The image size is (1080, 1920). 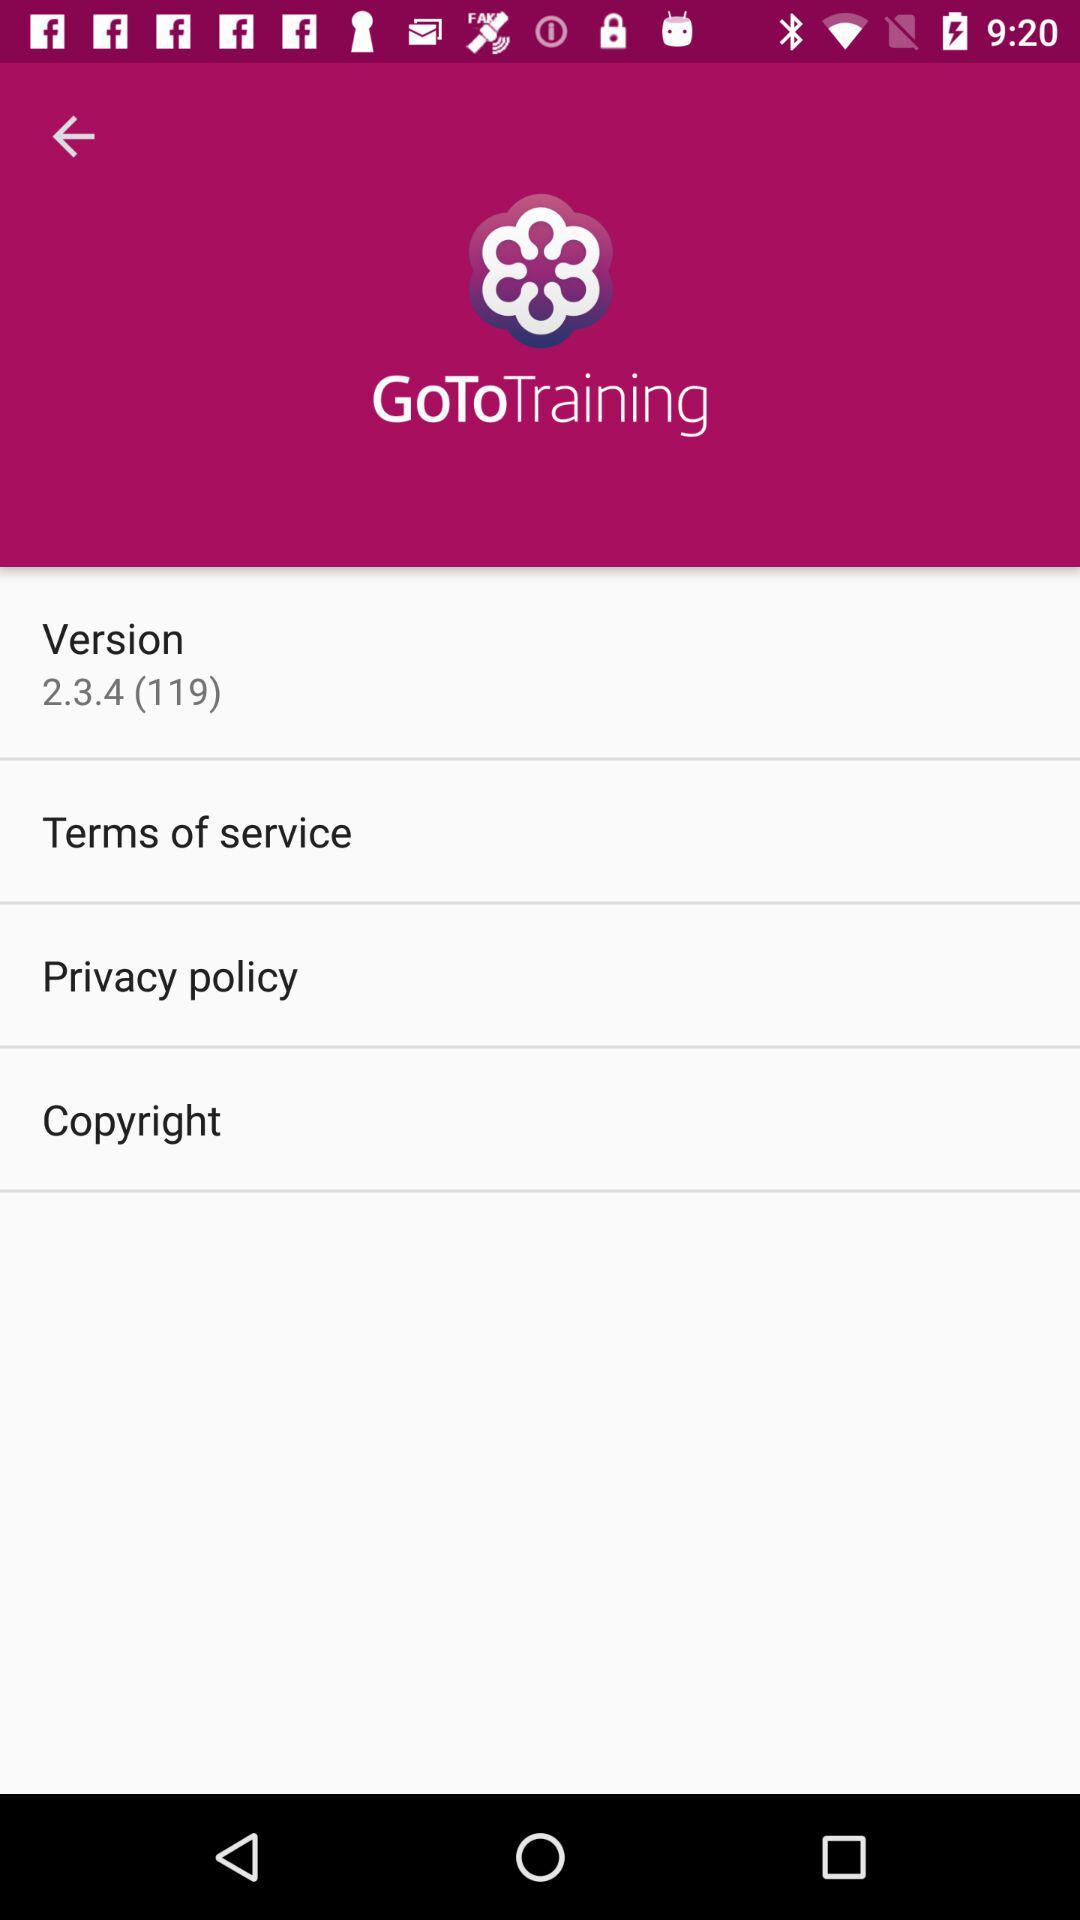 I want to click on terms of service, so click(x=197, y=830).